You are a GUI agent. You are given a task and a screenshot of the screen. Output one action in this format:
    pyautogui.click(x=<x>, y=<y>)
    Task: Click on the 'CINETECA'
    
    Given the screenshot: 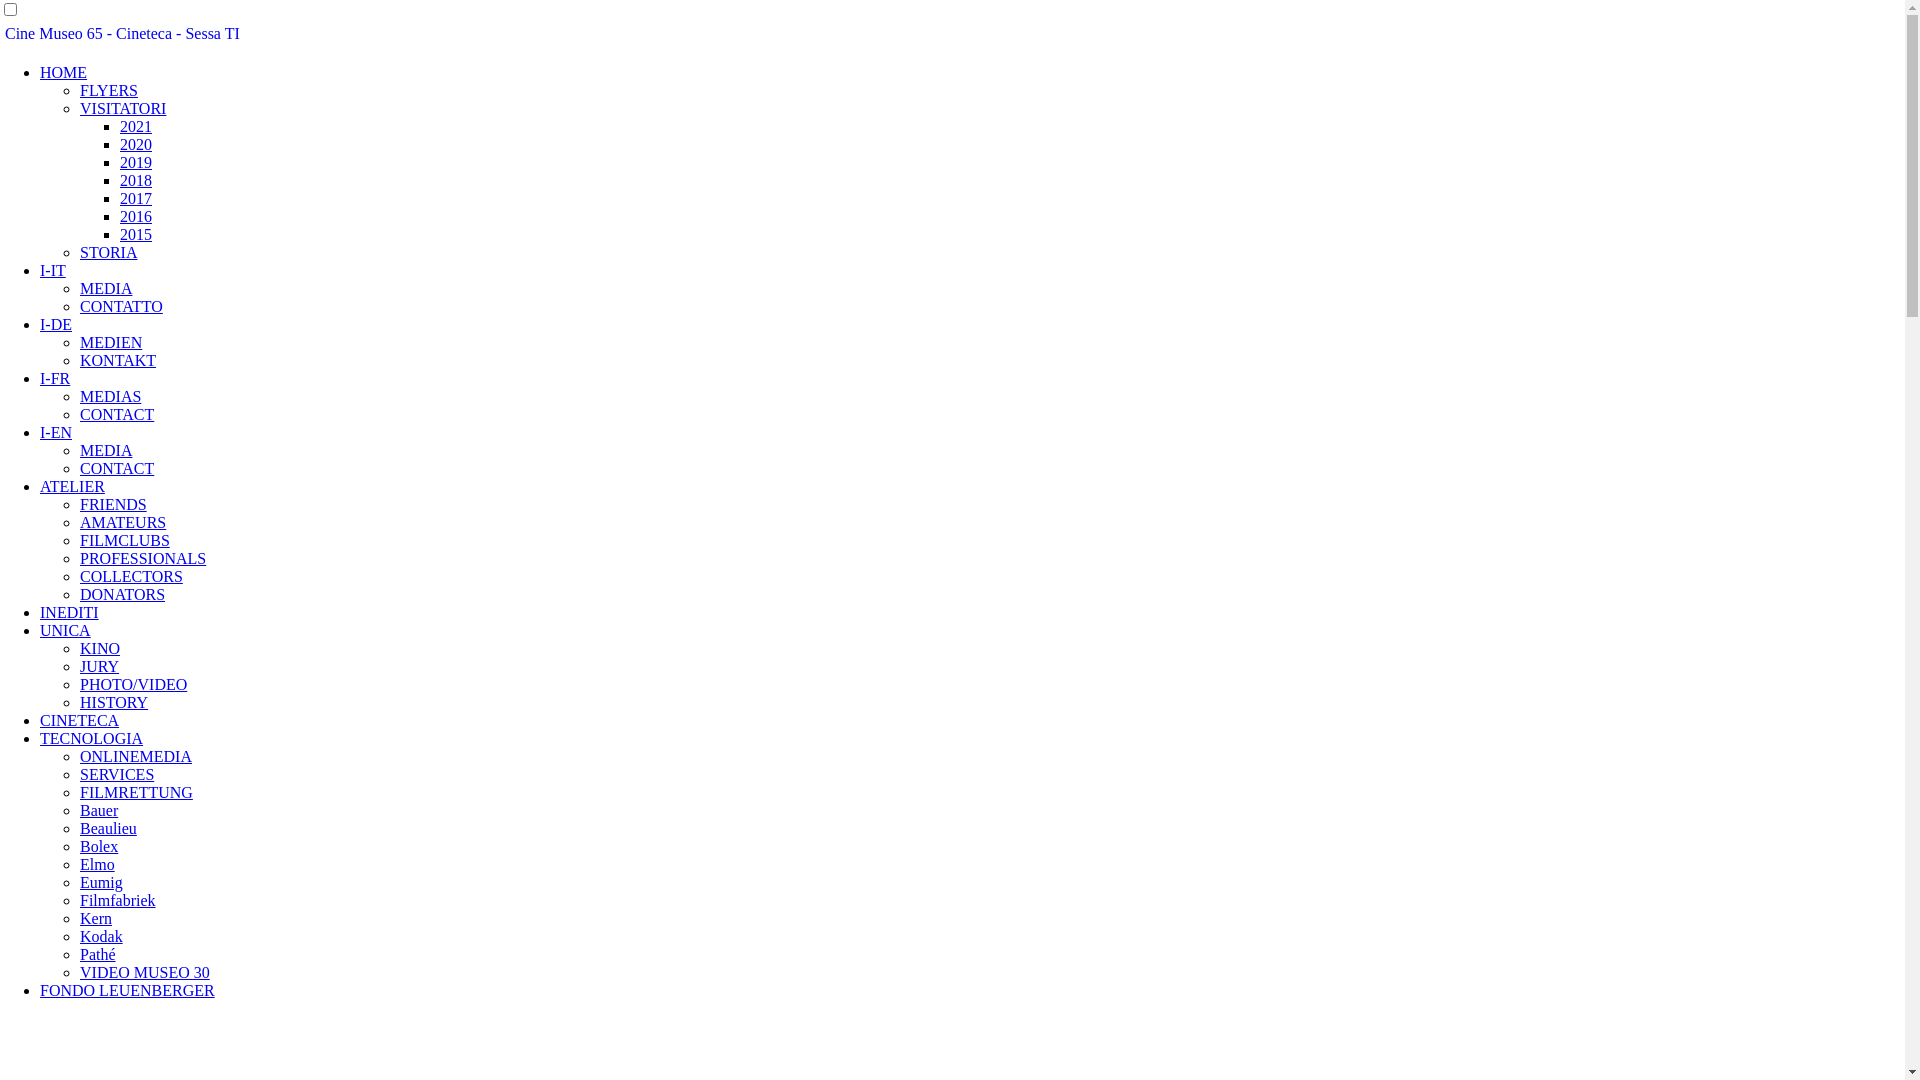 What is the action you would take?
    pyautogui.click(x=79, y=720)
    